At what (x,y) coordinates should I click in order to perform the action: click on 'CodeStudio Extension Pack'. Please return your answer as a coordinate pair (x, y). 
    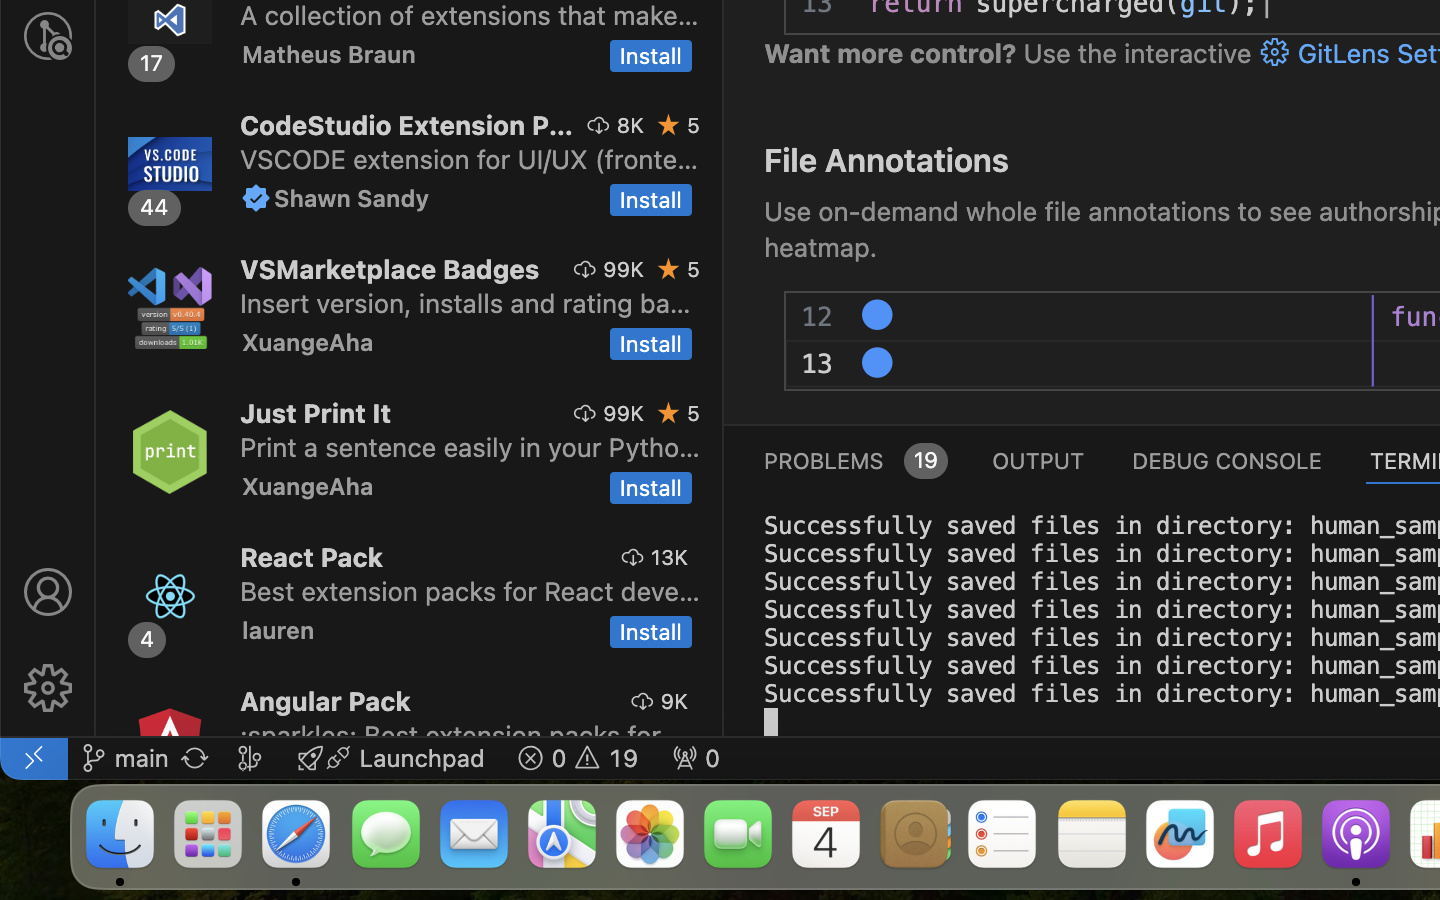
    Looking at the image, I should click on (405, 125).